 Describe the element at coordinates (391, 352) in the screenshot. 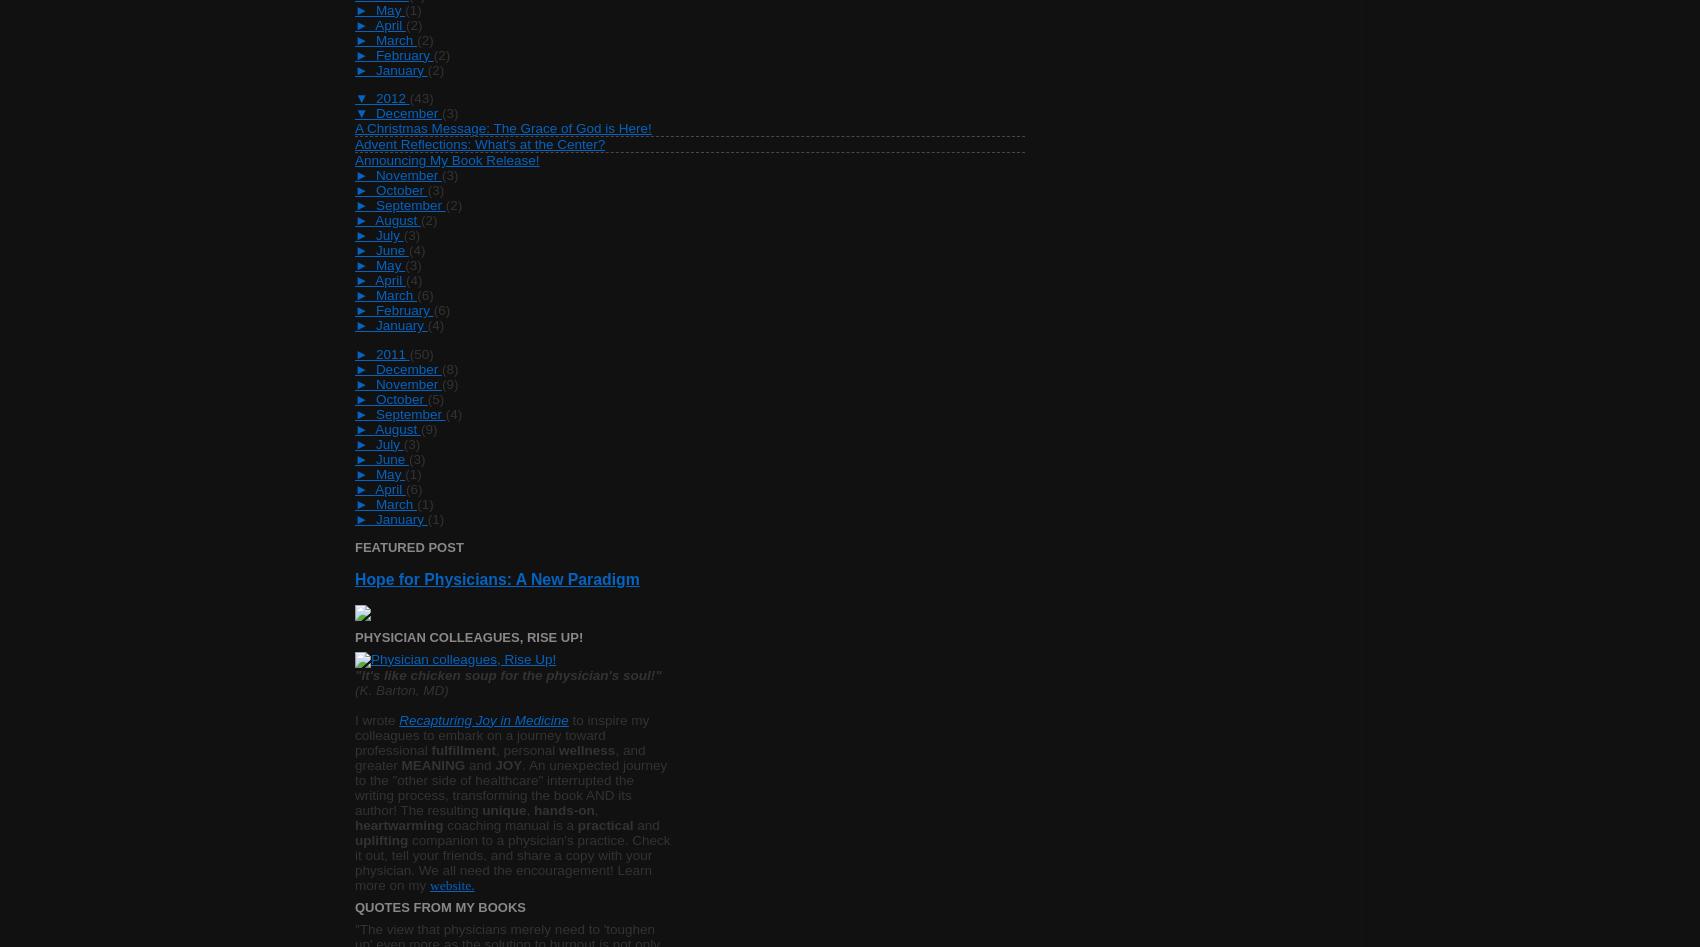

I see `'2011'` at that location.